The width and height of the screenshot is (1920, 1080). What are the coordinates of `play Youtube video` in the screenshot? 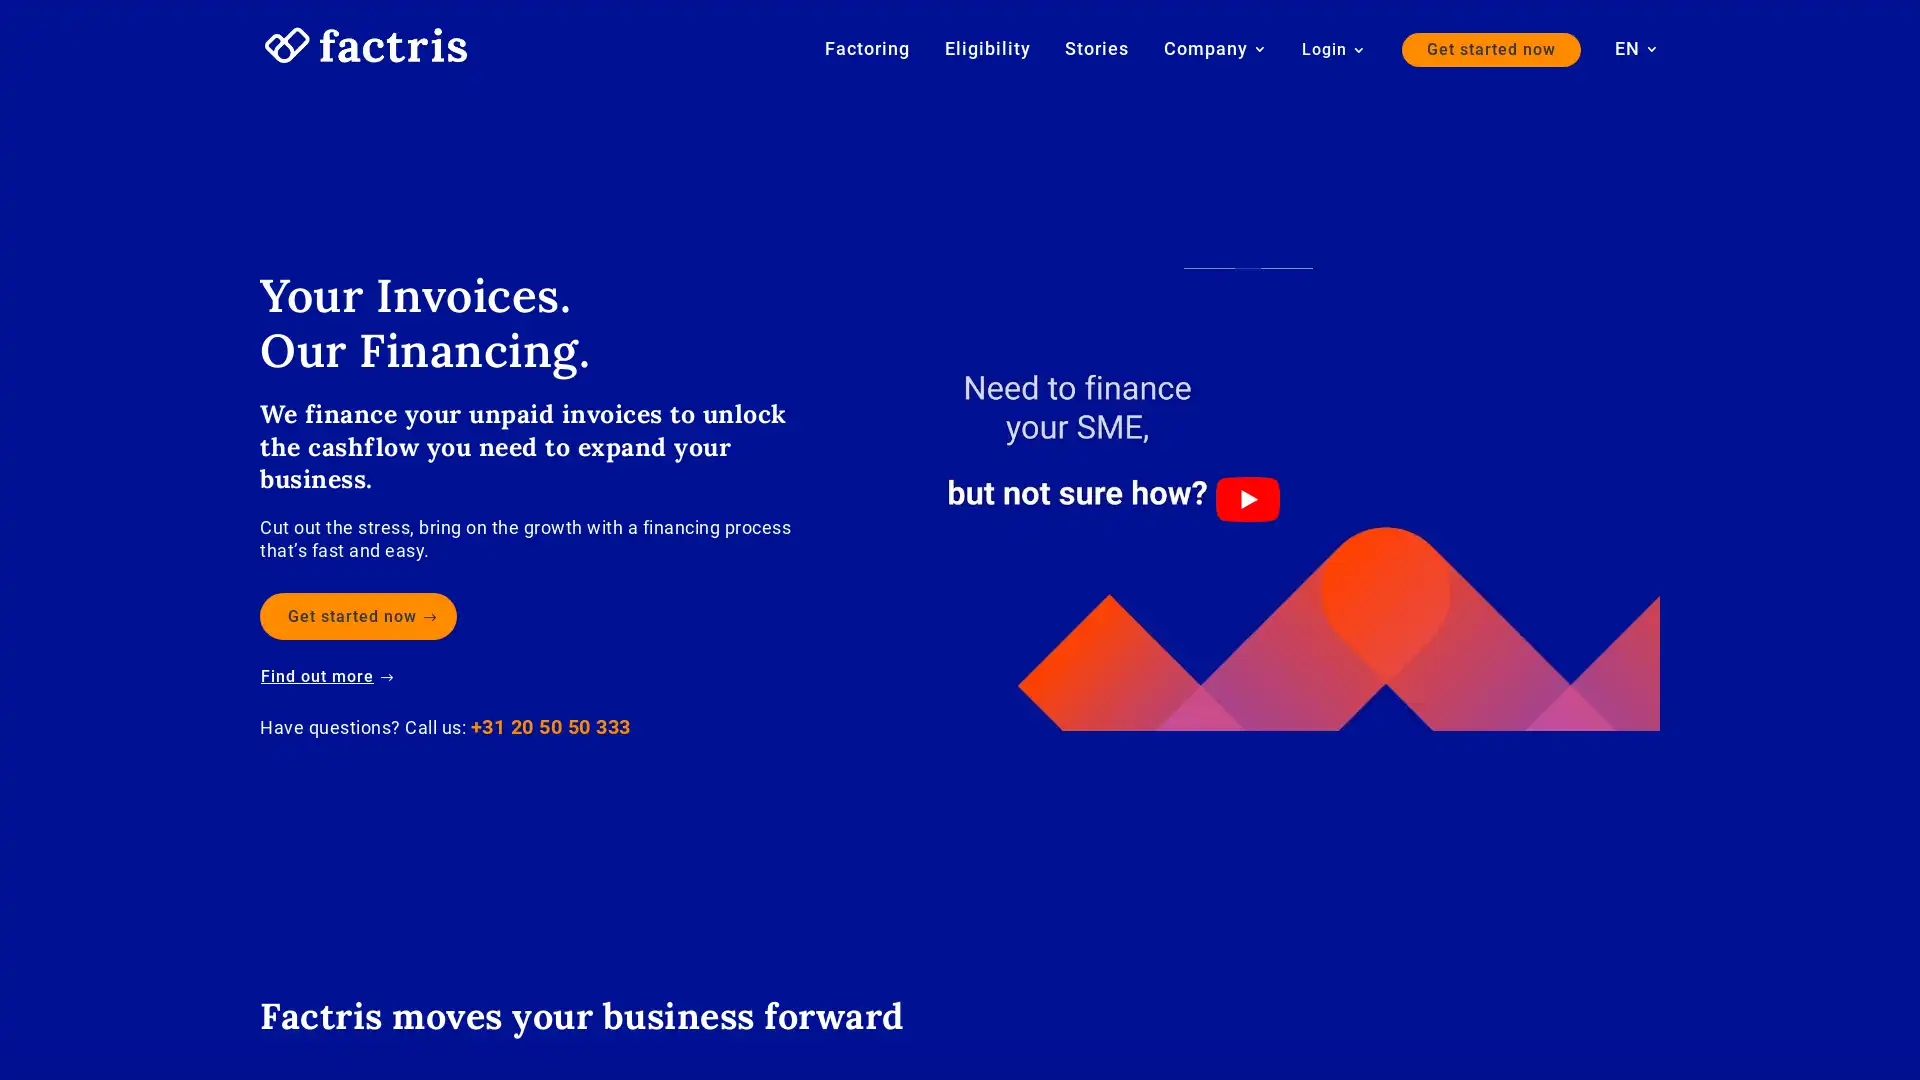 It's located at (1246, 497).